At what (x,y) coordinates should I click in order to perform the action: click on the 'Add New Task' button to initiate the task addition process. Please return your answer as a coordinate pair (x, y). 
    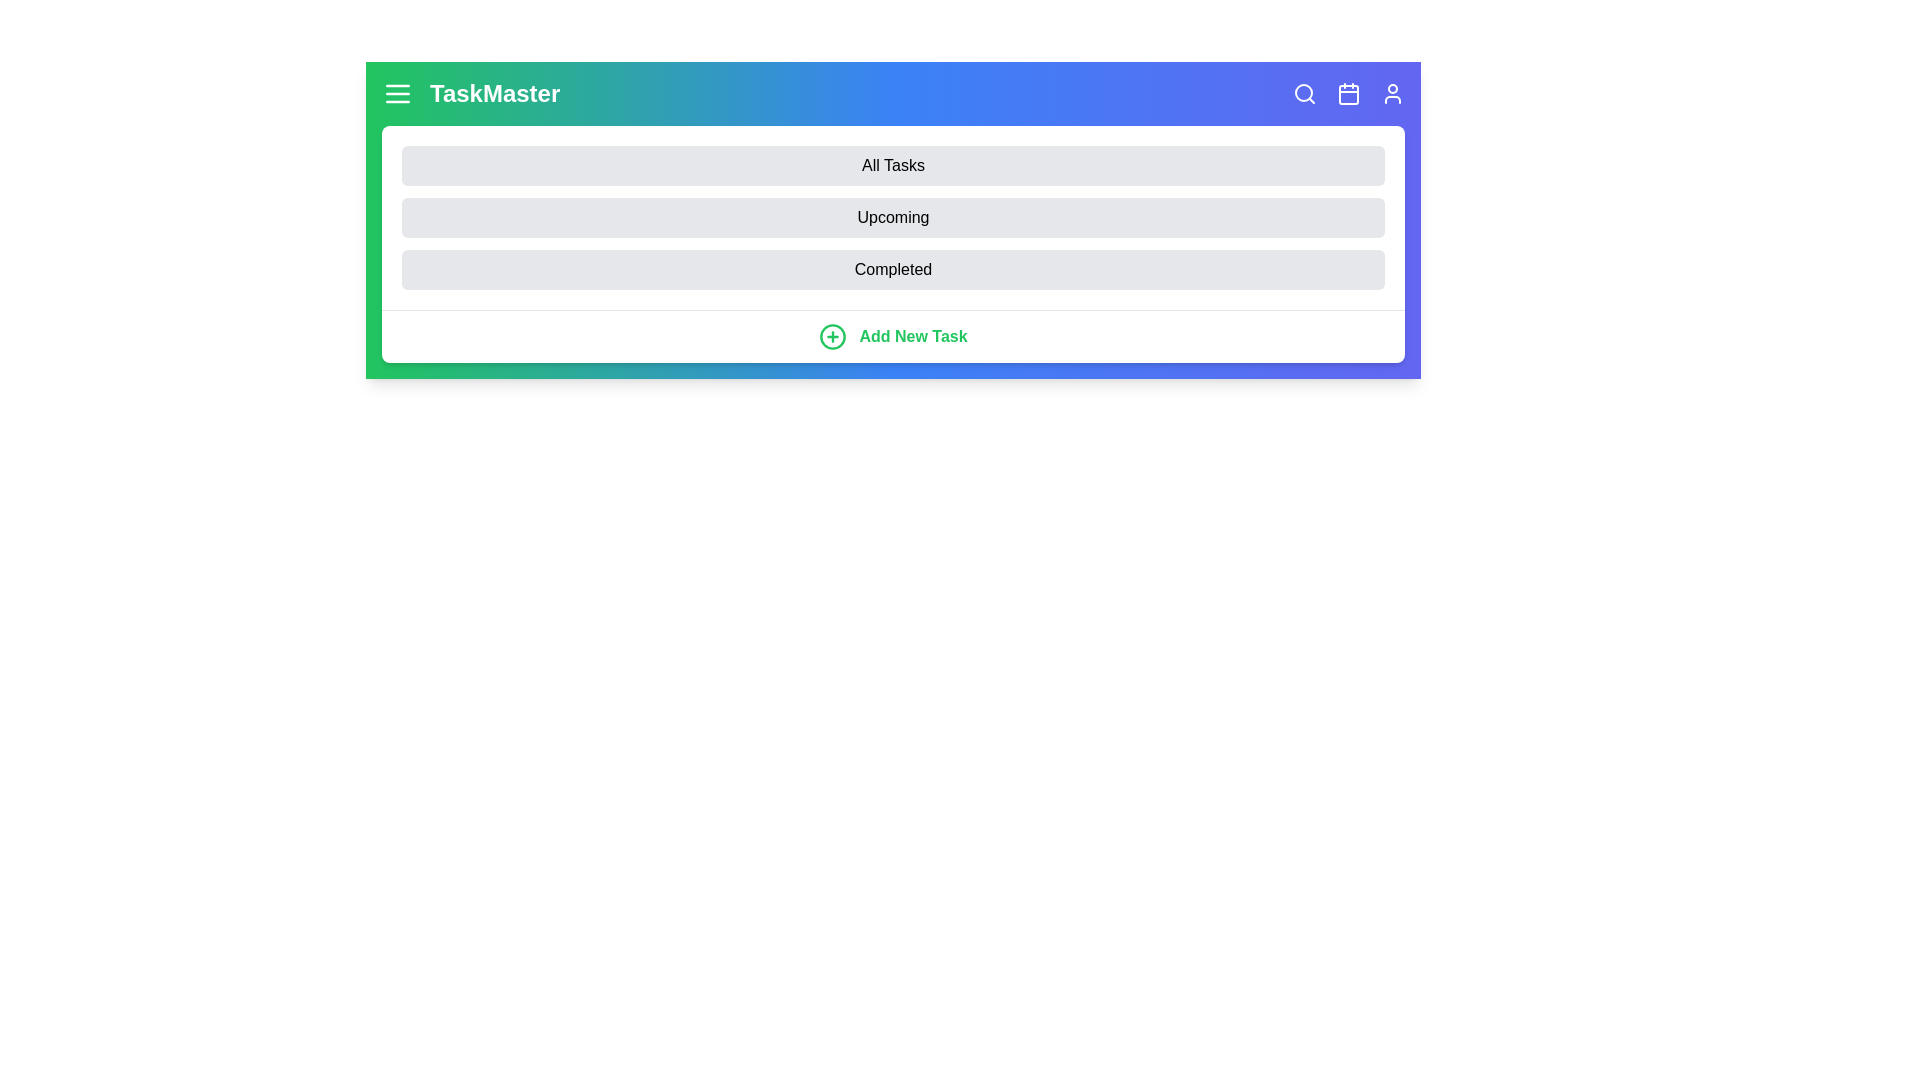
    Looking at the image, I should click on (833, 335).